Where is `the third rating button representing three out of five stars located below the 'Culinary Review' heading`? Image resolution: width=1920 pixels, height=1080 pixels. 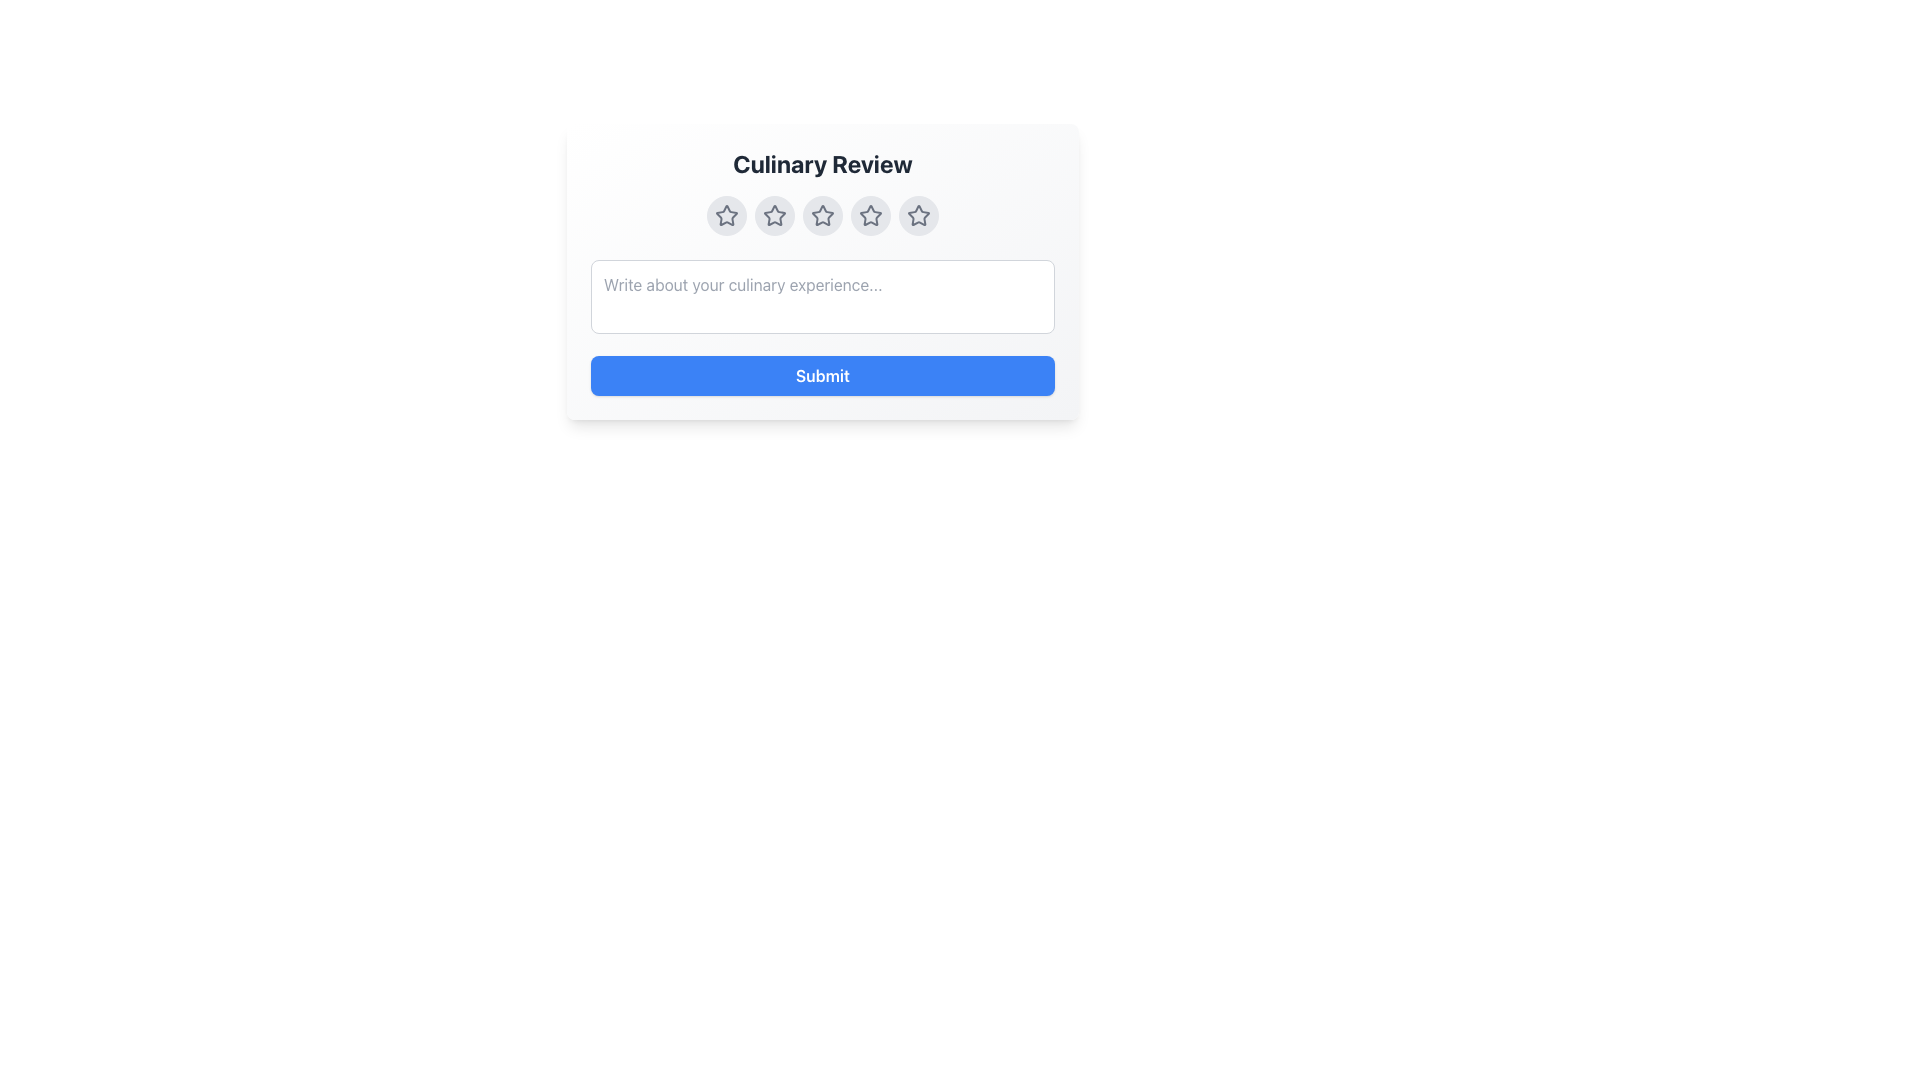 the third rating button representing three out of five stars located below the 'Culinary Review' heading is located at coordinates (822, 216).